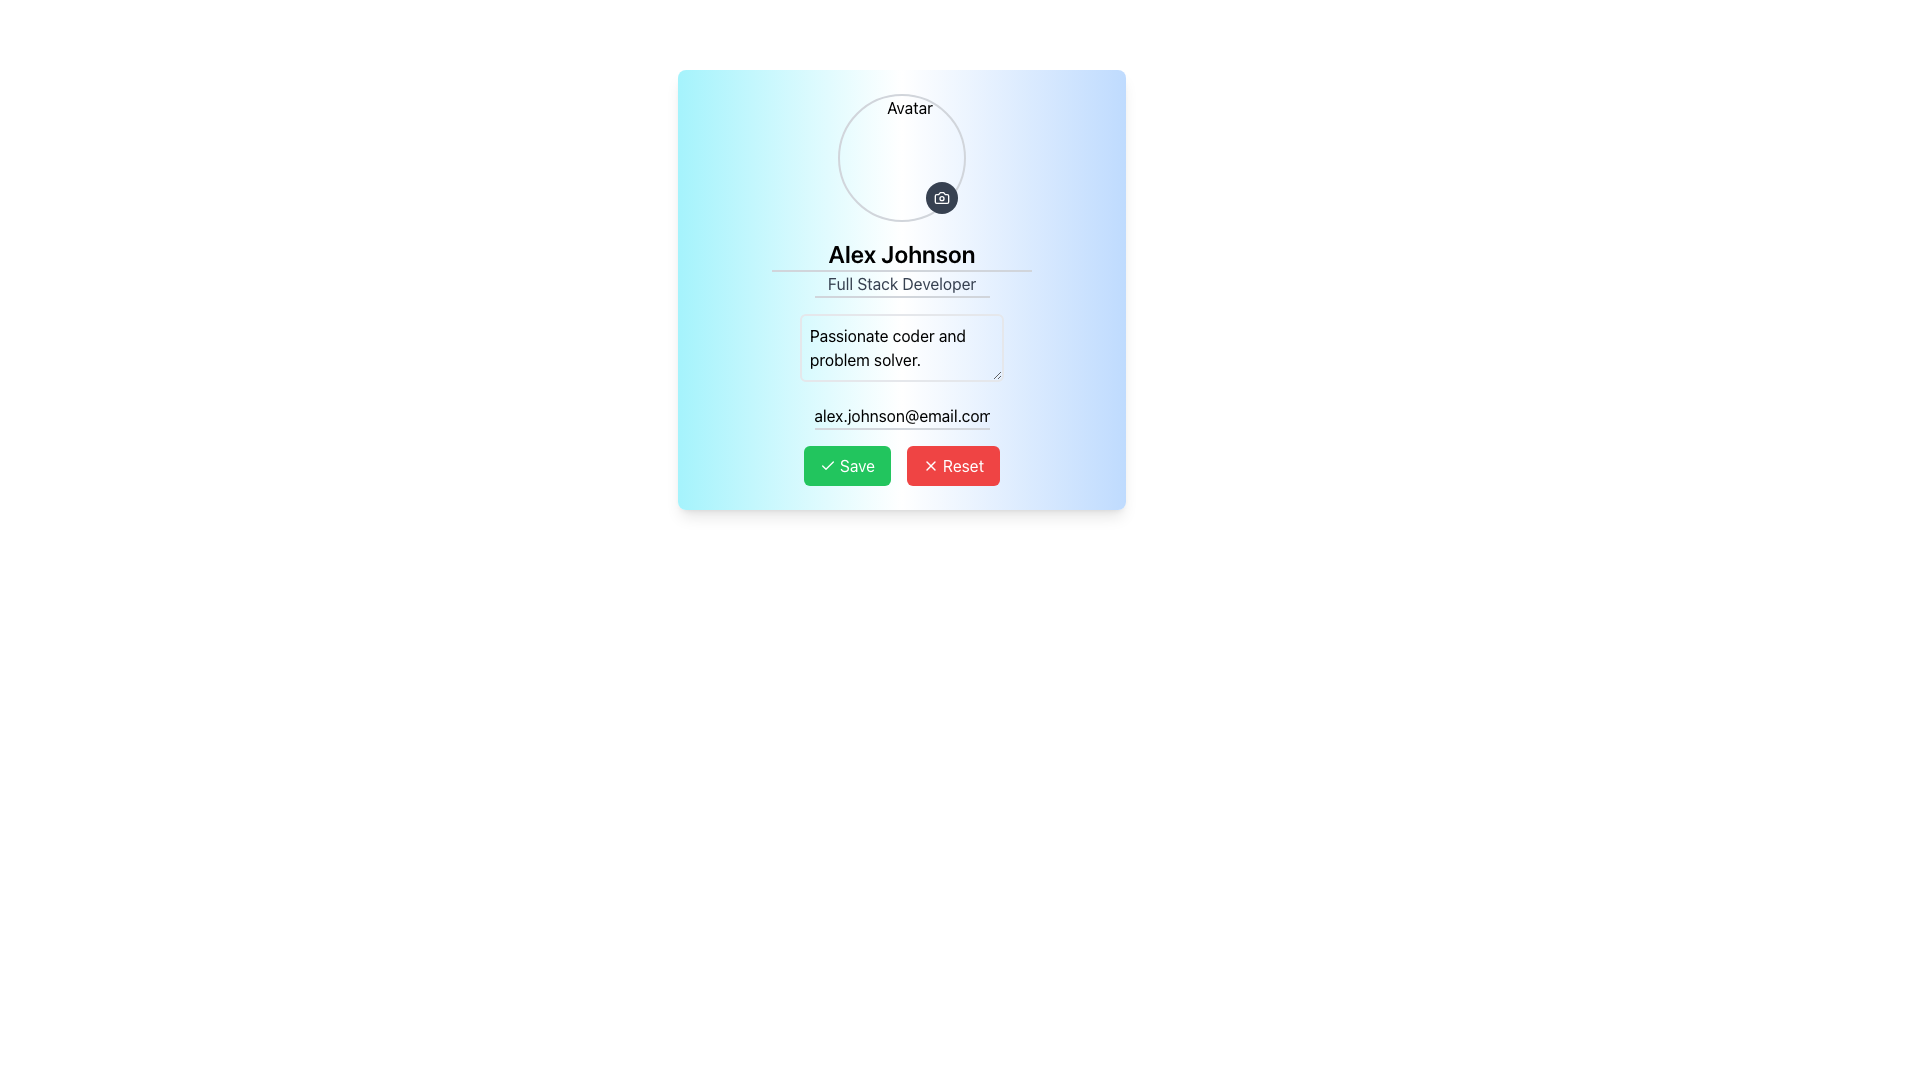 This screenshot has height=1080, width=1920. I want to click on the check mark icon located inside the green 'Save' button to confirm an action, so click(827, 466).